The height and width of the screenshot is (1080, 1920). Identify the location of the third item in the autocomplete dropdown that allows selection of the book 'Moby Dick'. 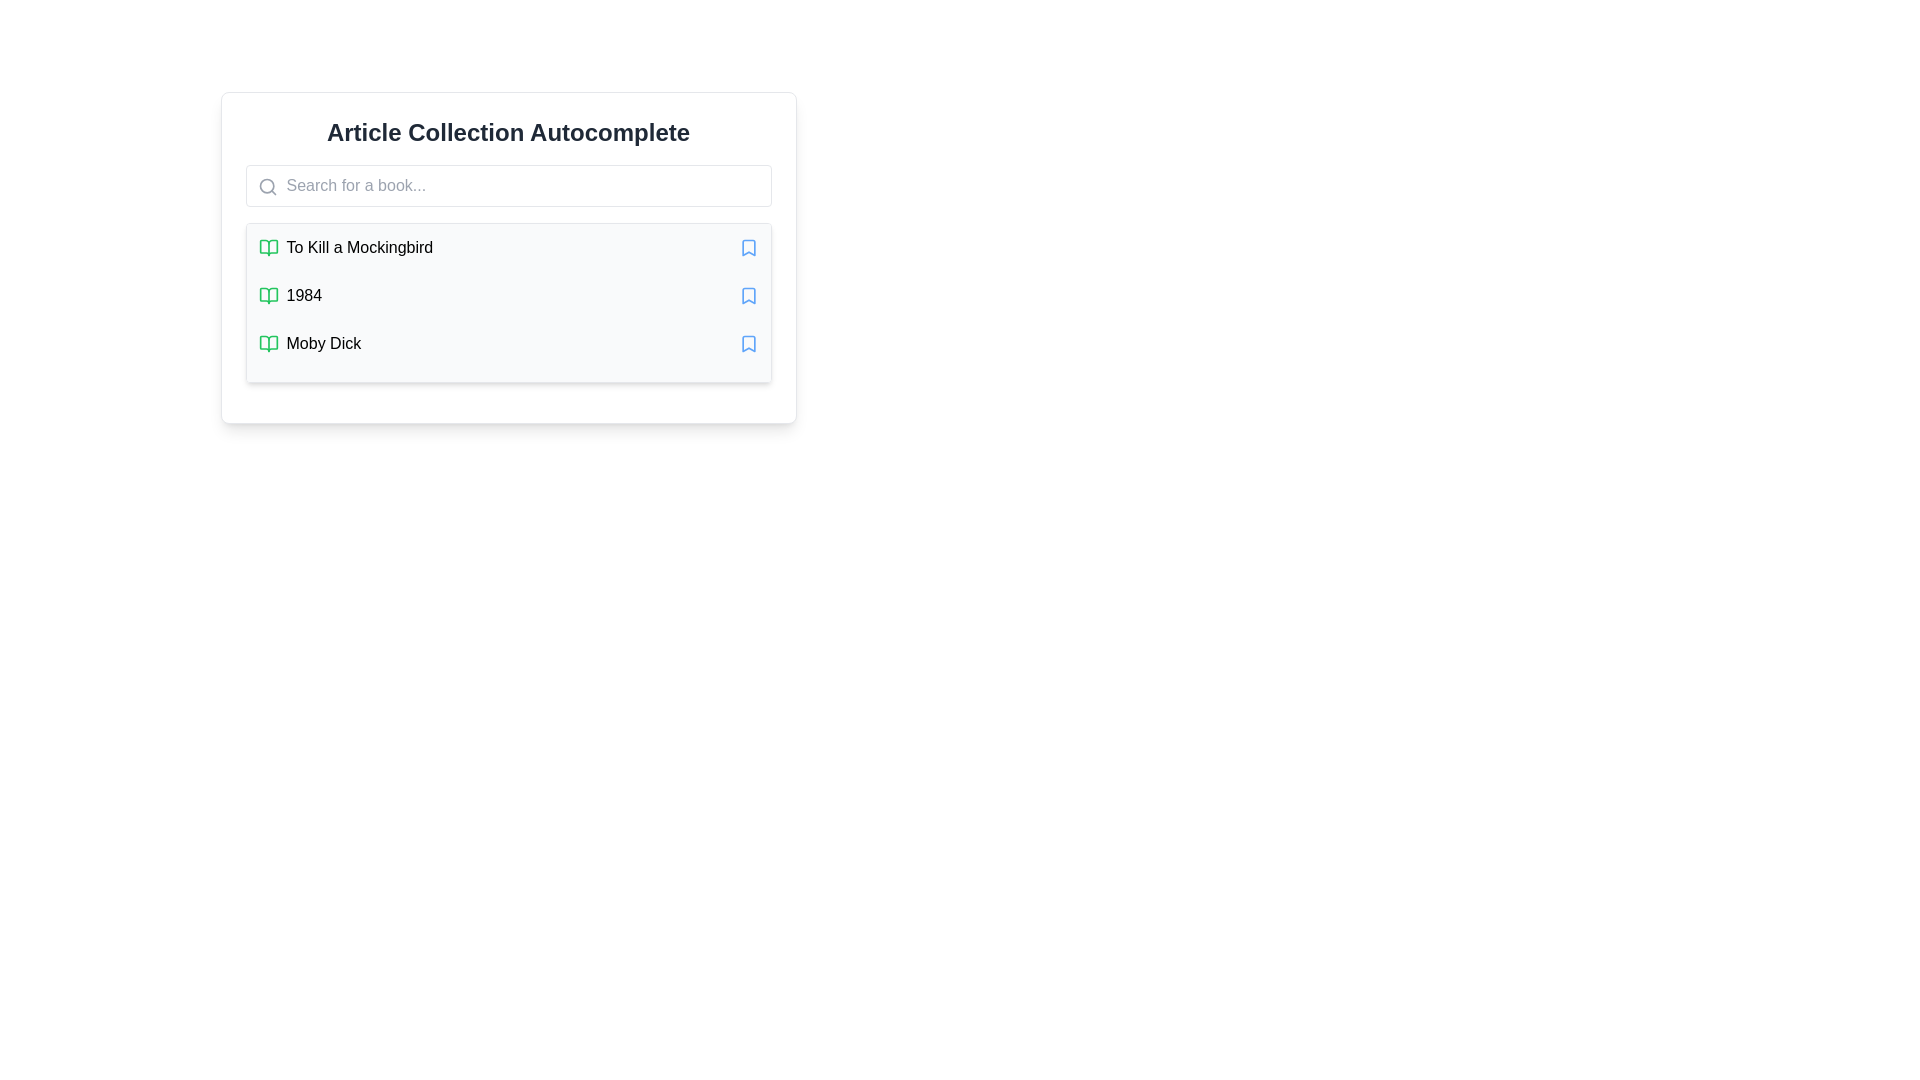
(508, 342).